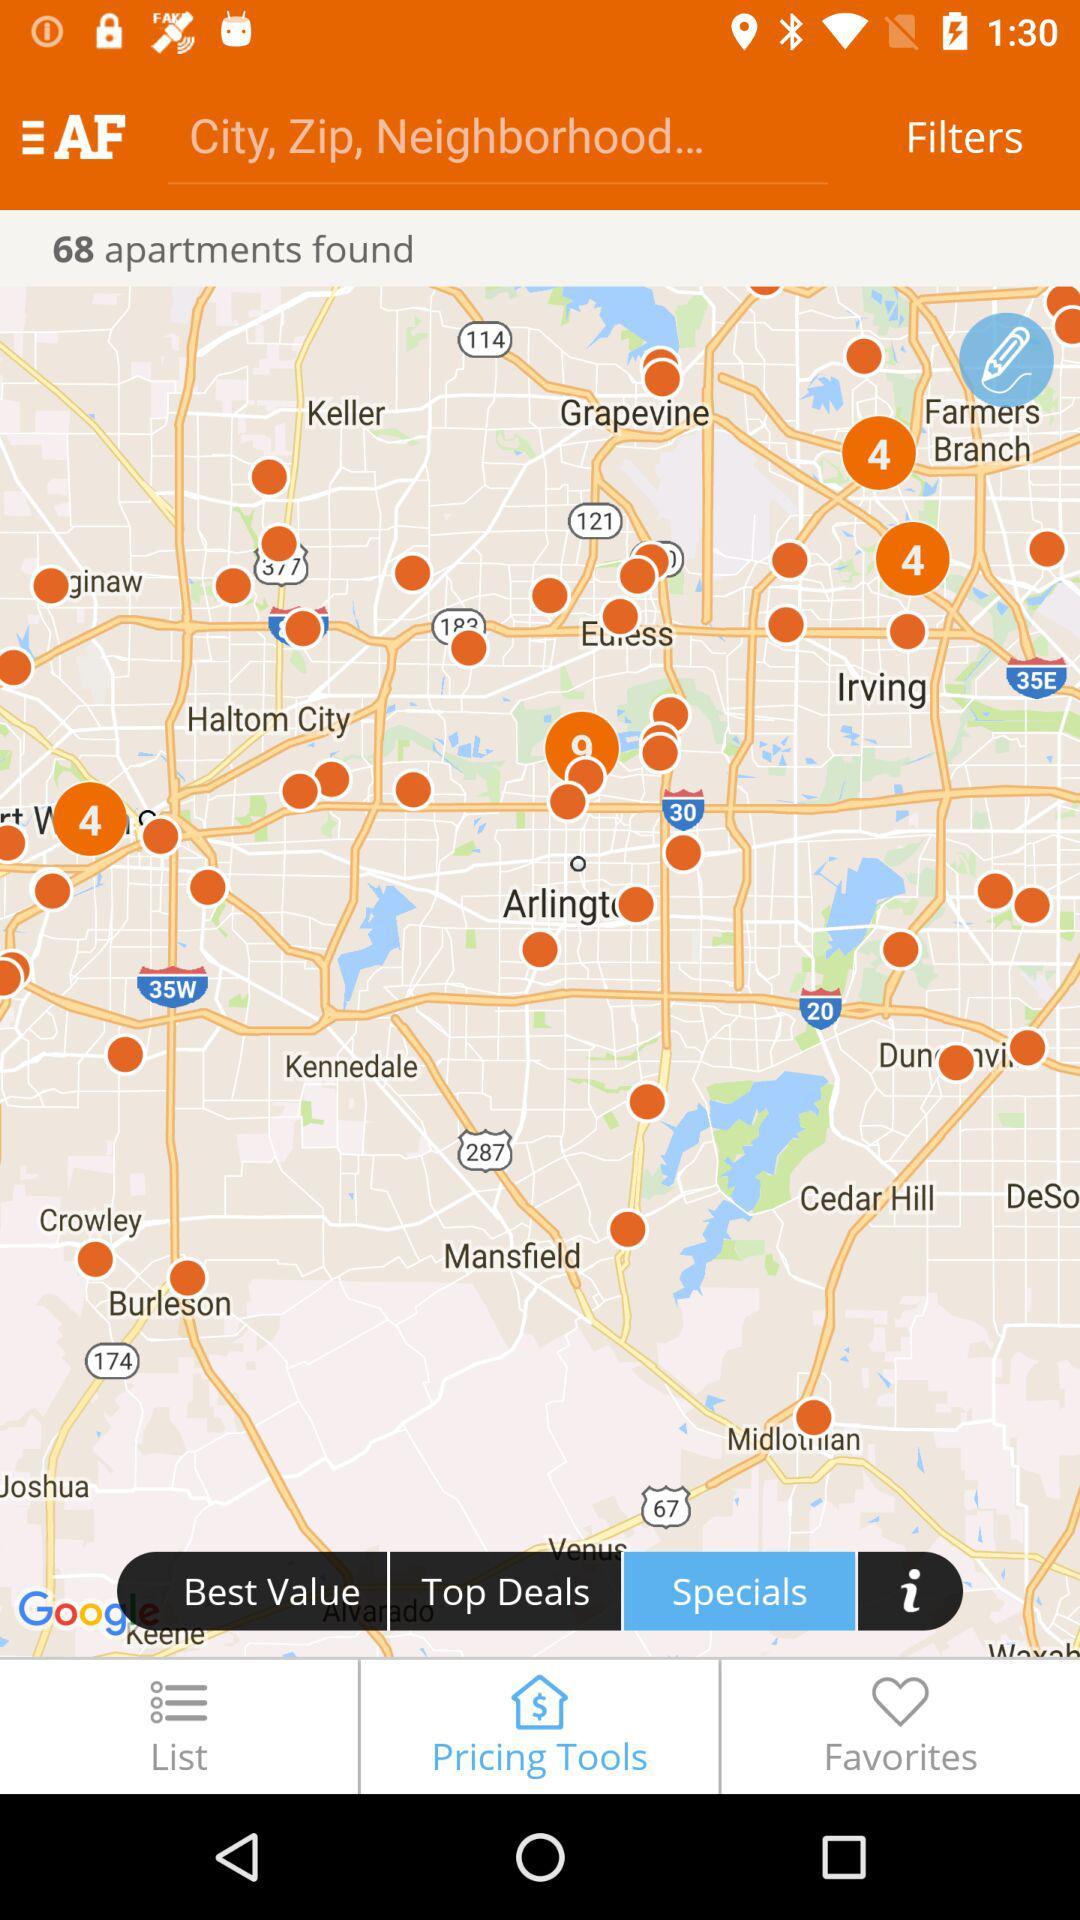 The width and height of the screenshot is (1080, 1920). Describe the element at coordinates (1006, 360) in the screenshot. I see `icon below the filters` at that location.